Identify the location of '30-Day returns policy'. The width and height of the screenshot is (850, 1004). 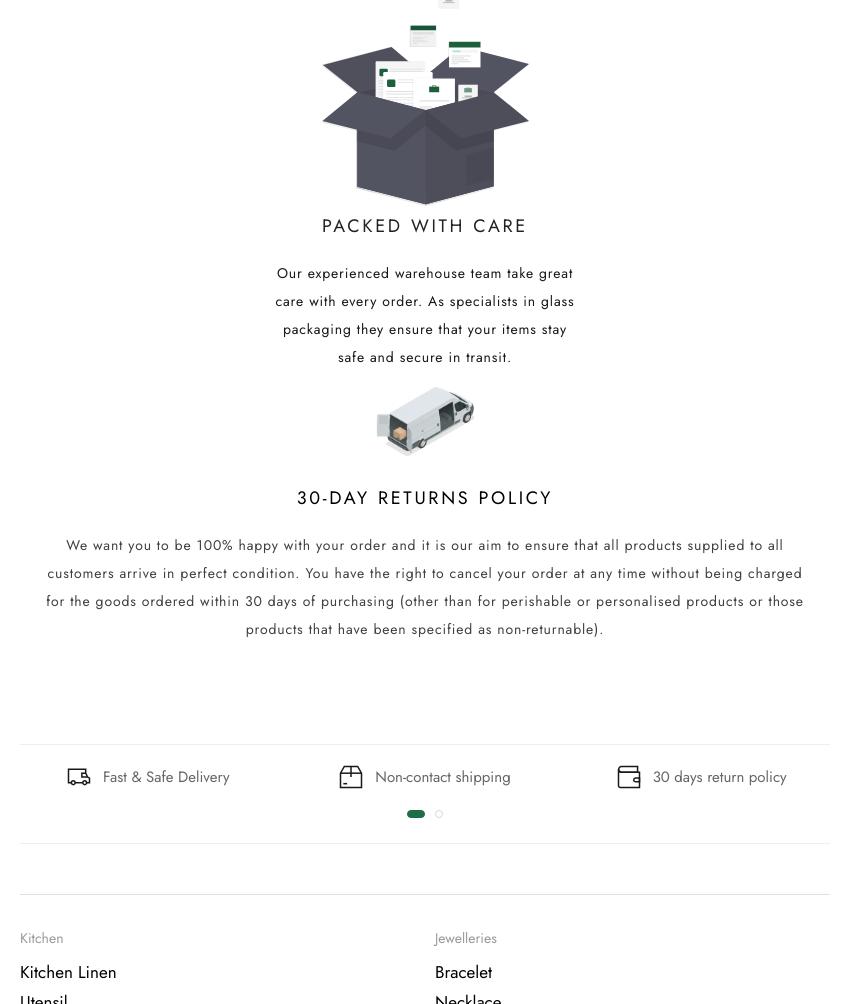
(294, 495).